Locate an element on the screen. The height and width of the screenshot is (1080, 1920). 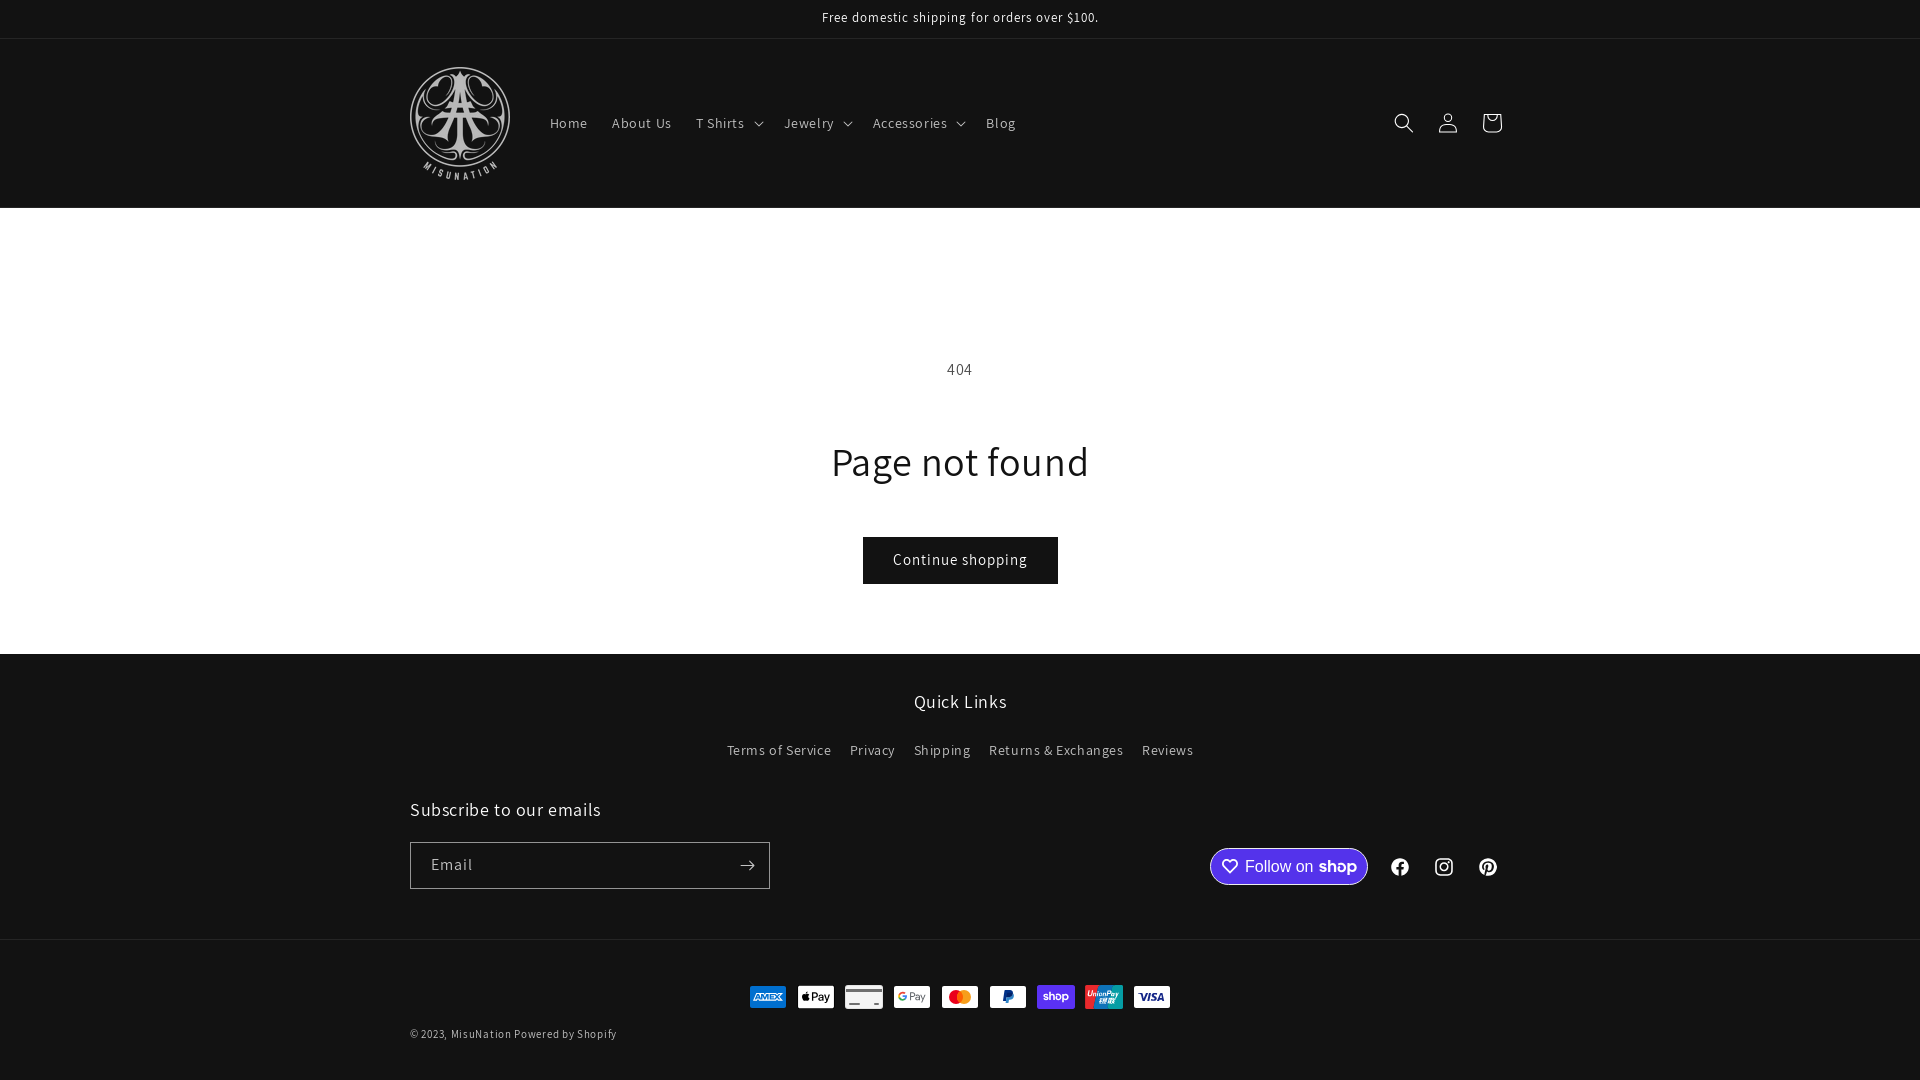
'Privacy' is located at coordinates (872, 750).